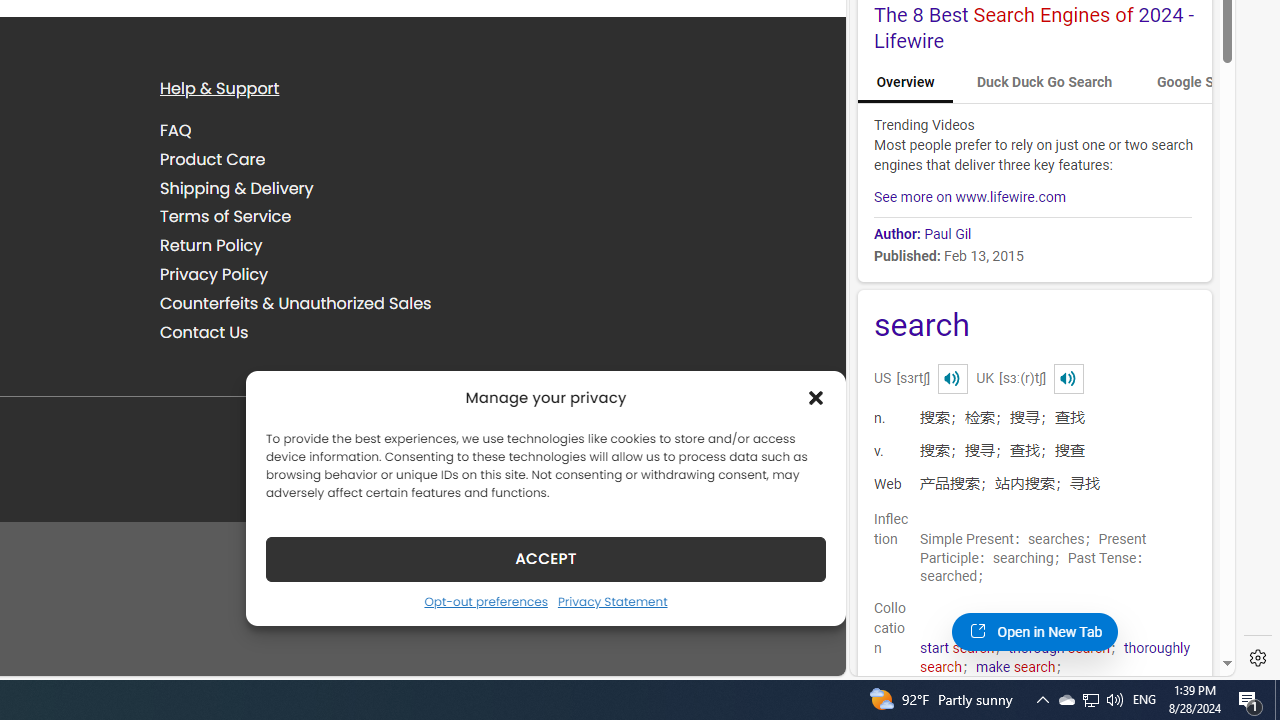 The image size is (1280, 720). I want to click on 'ACCEPT', so click(545, 558).